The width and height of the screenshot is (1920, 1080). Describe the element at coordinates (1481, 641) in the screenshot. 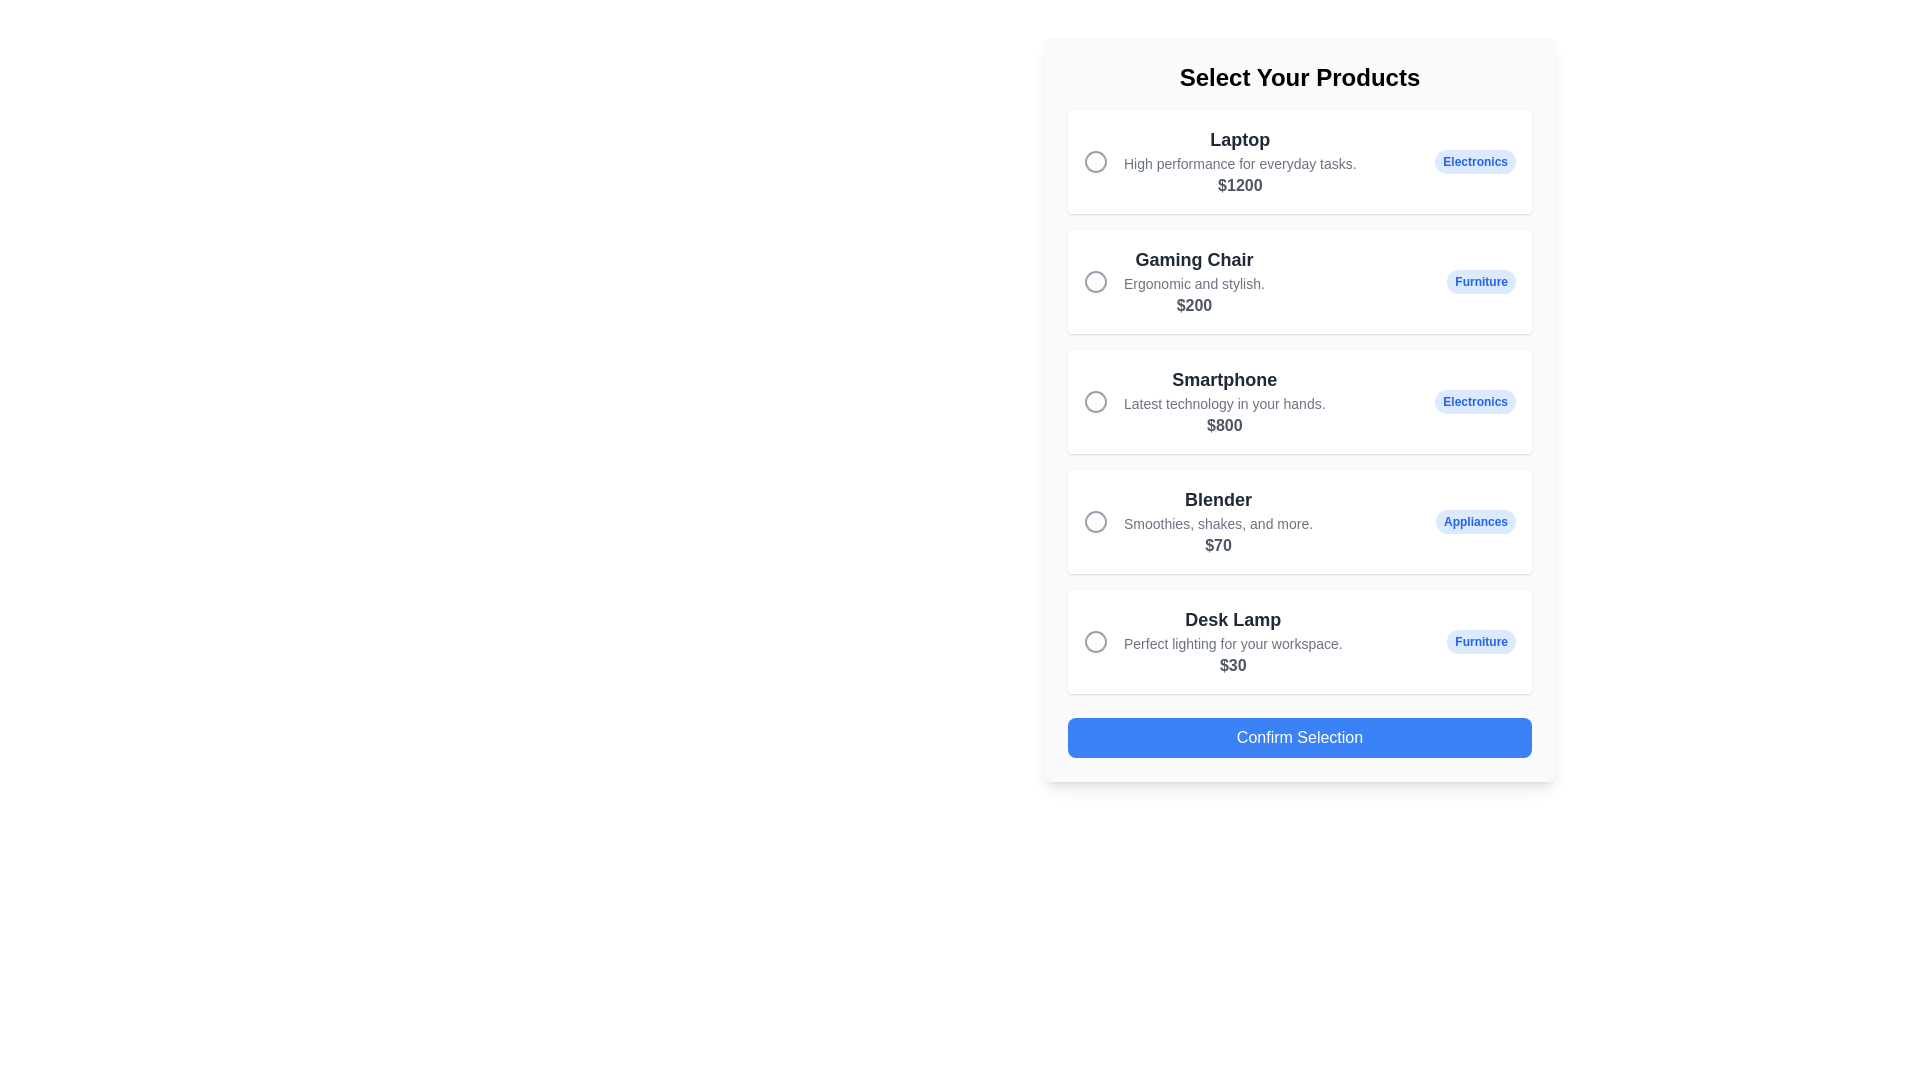

I see `the pill-shaped label with the word 'Furniture' in bold blue text, located at the bottom right corner of the product list item for 'Desk Lamp'` at that location.